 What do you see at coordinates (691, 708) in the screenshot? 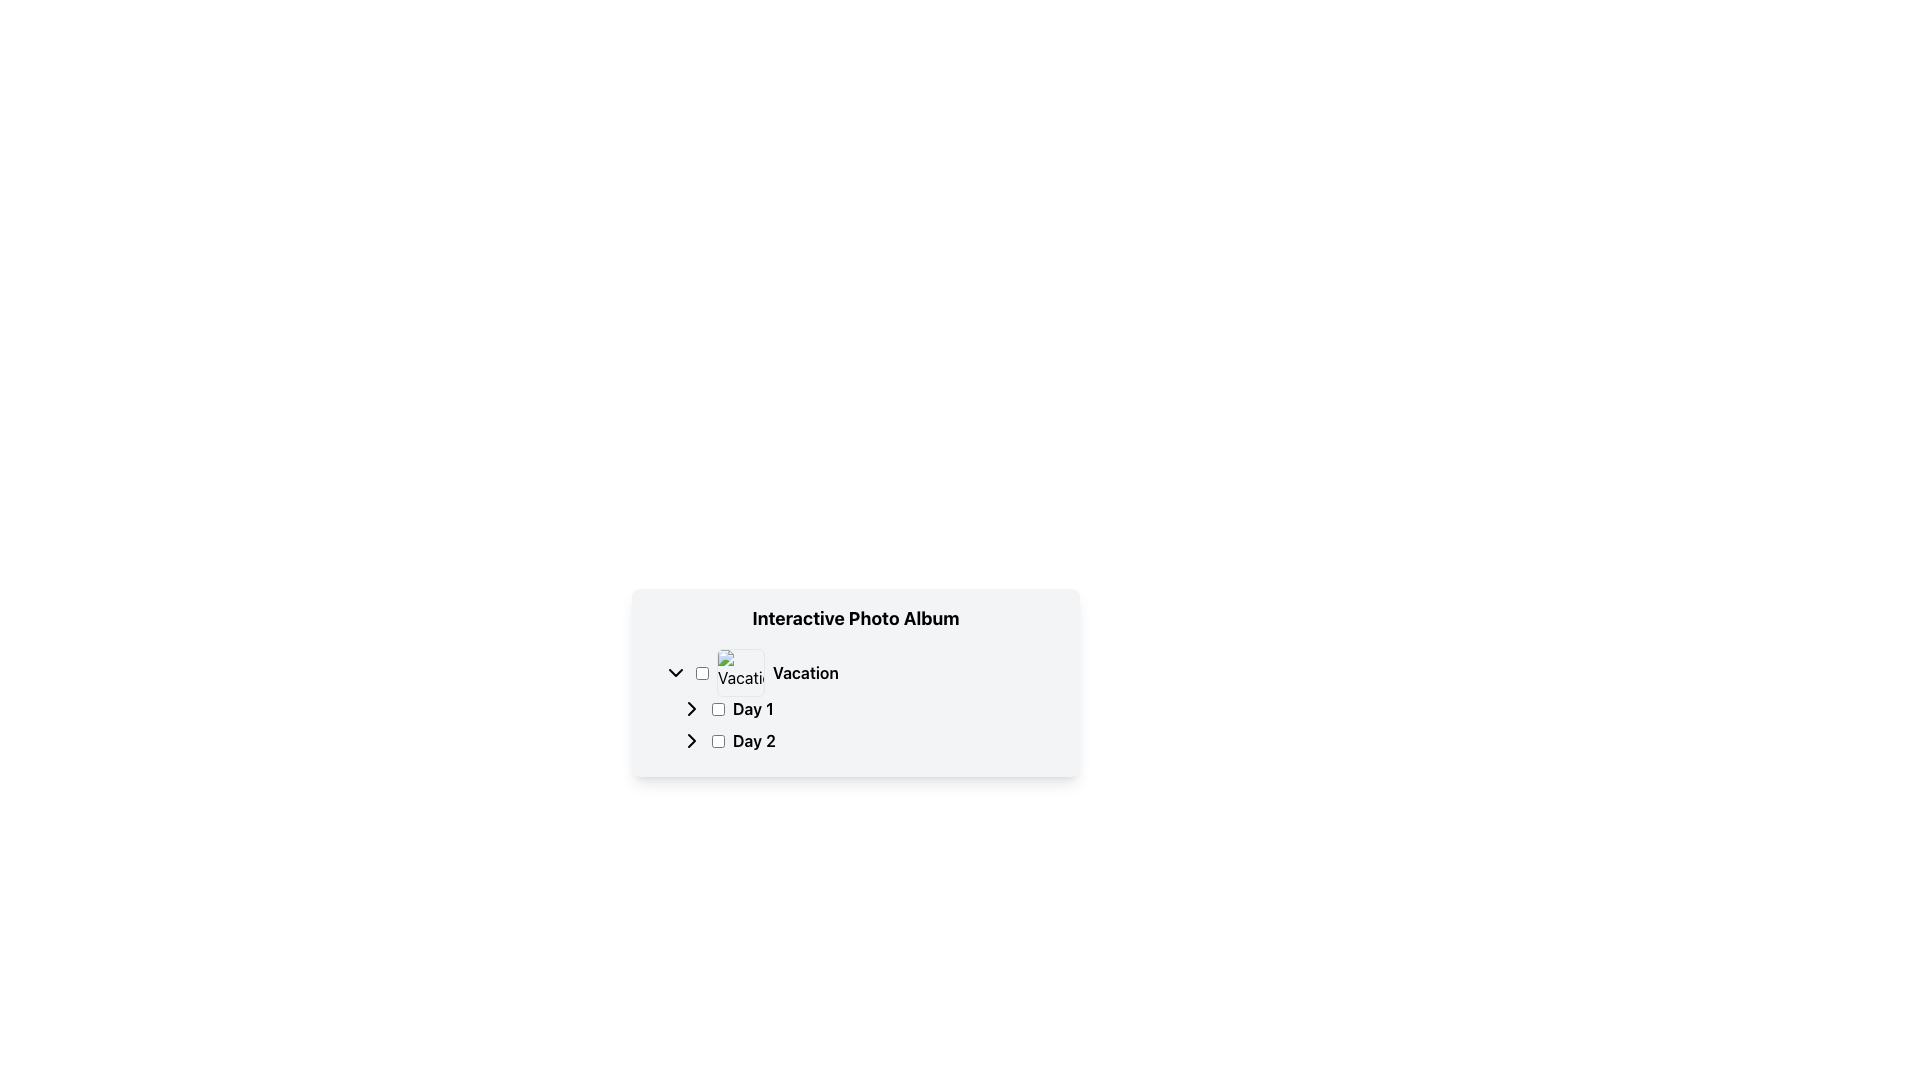
I see `the right-facing chevron arrow icon next to the 'Day 1' label to indicate the focus state` at bounding box center [691, 708].